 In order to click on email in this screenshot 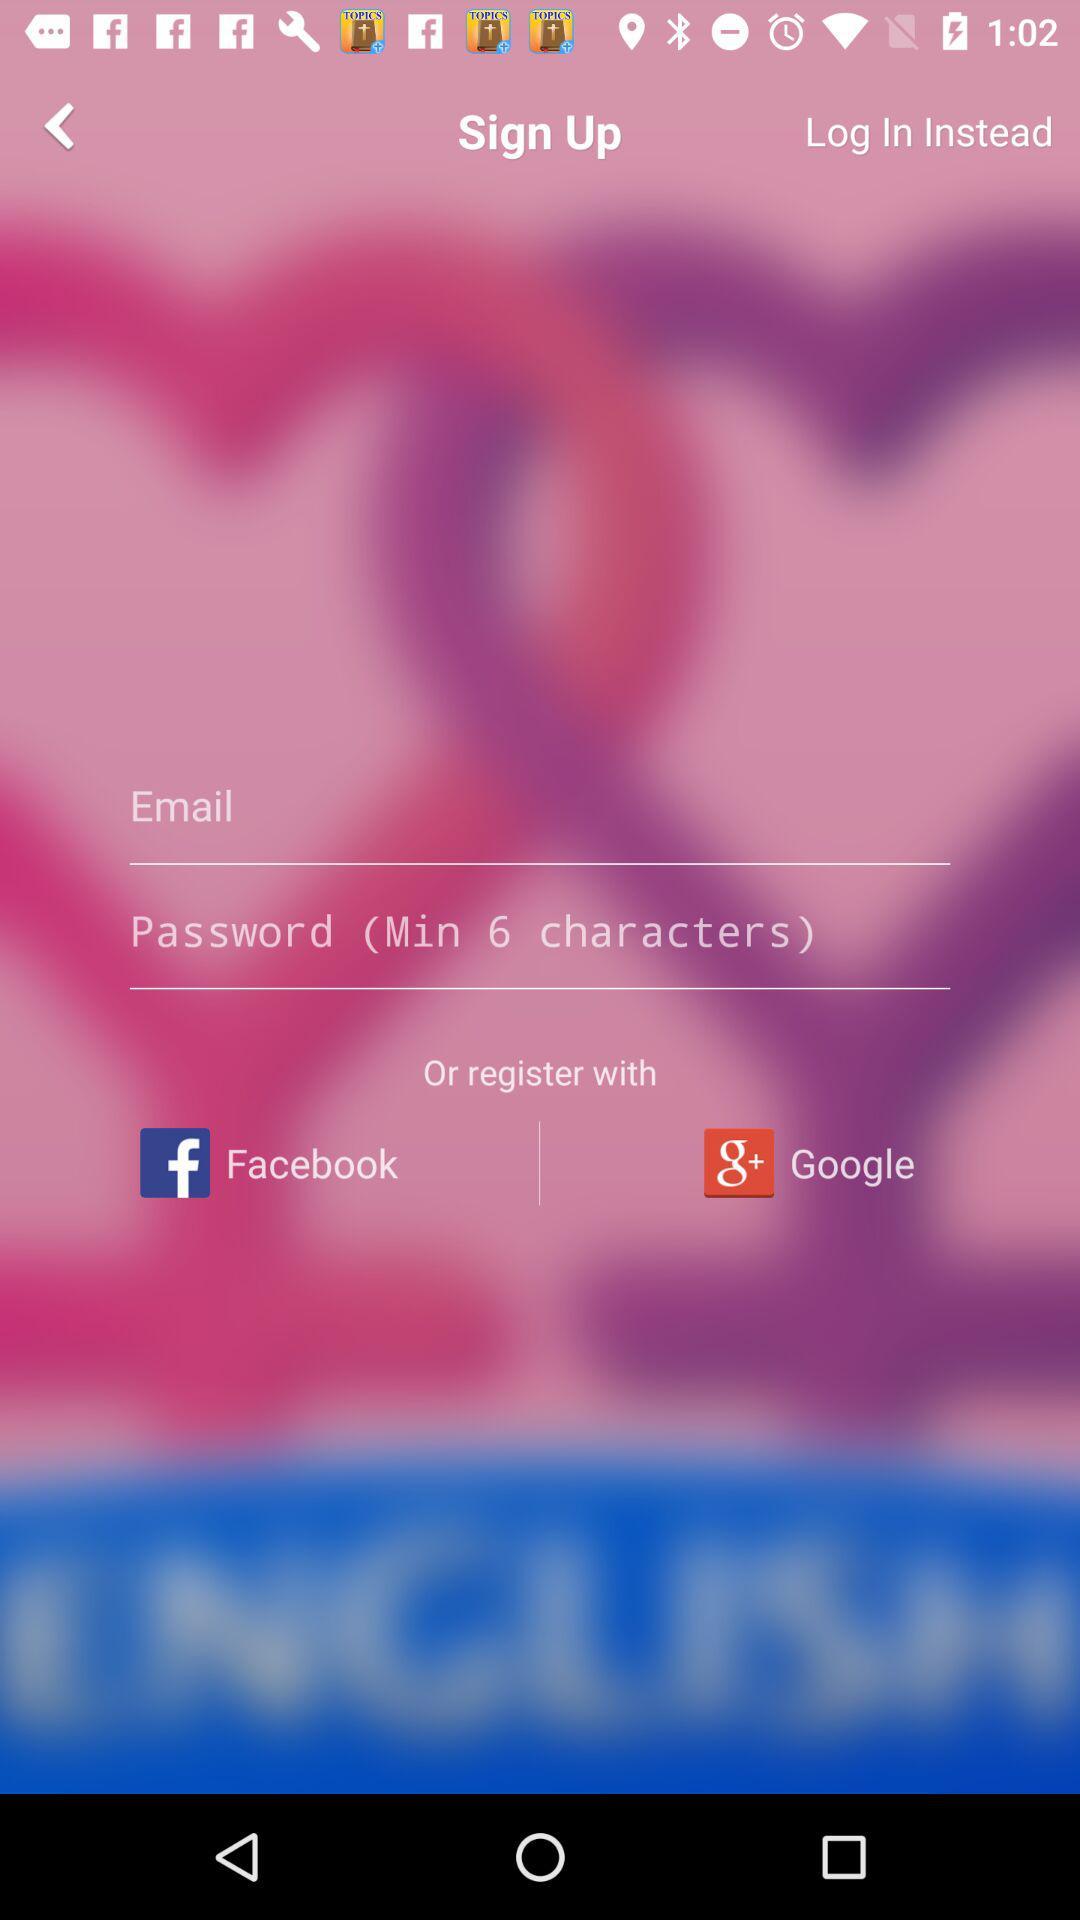, I will do `click(540, 805)`.